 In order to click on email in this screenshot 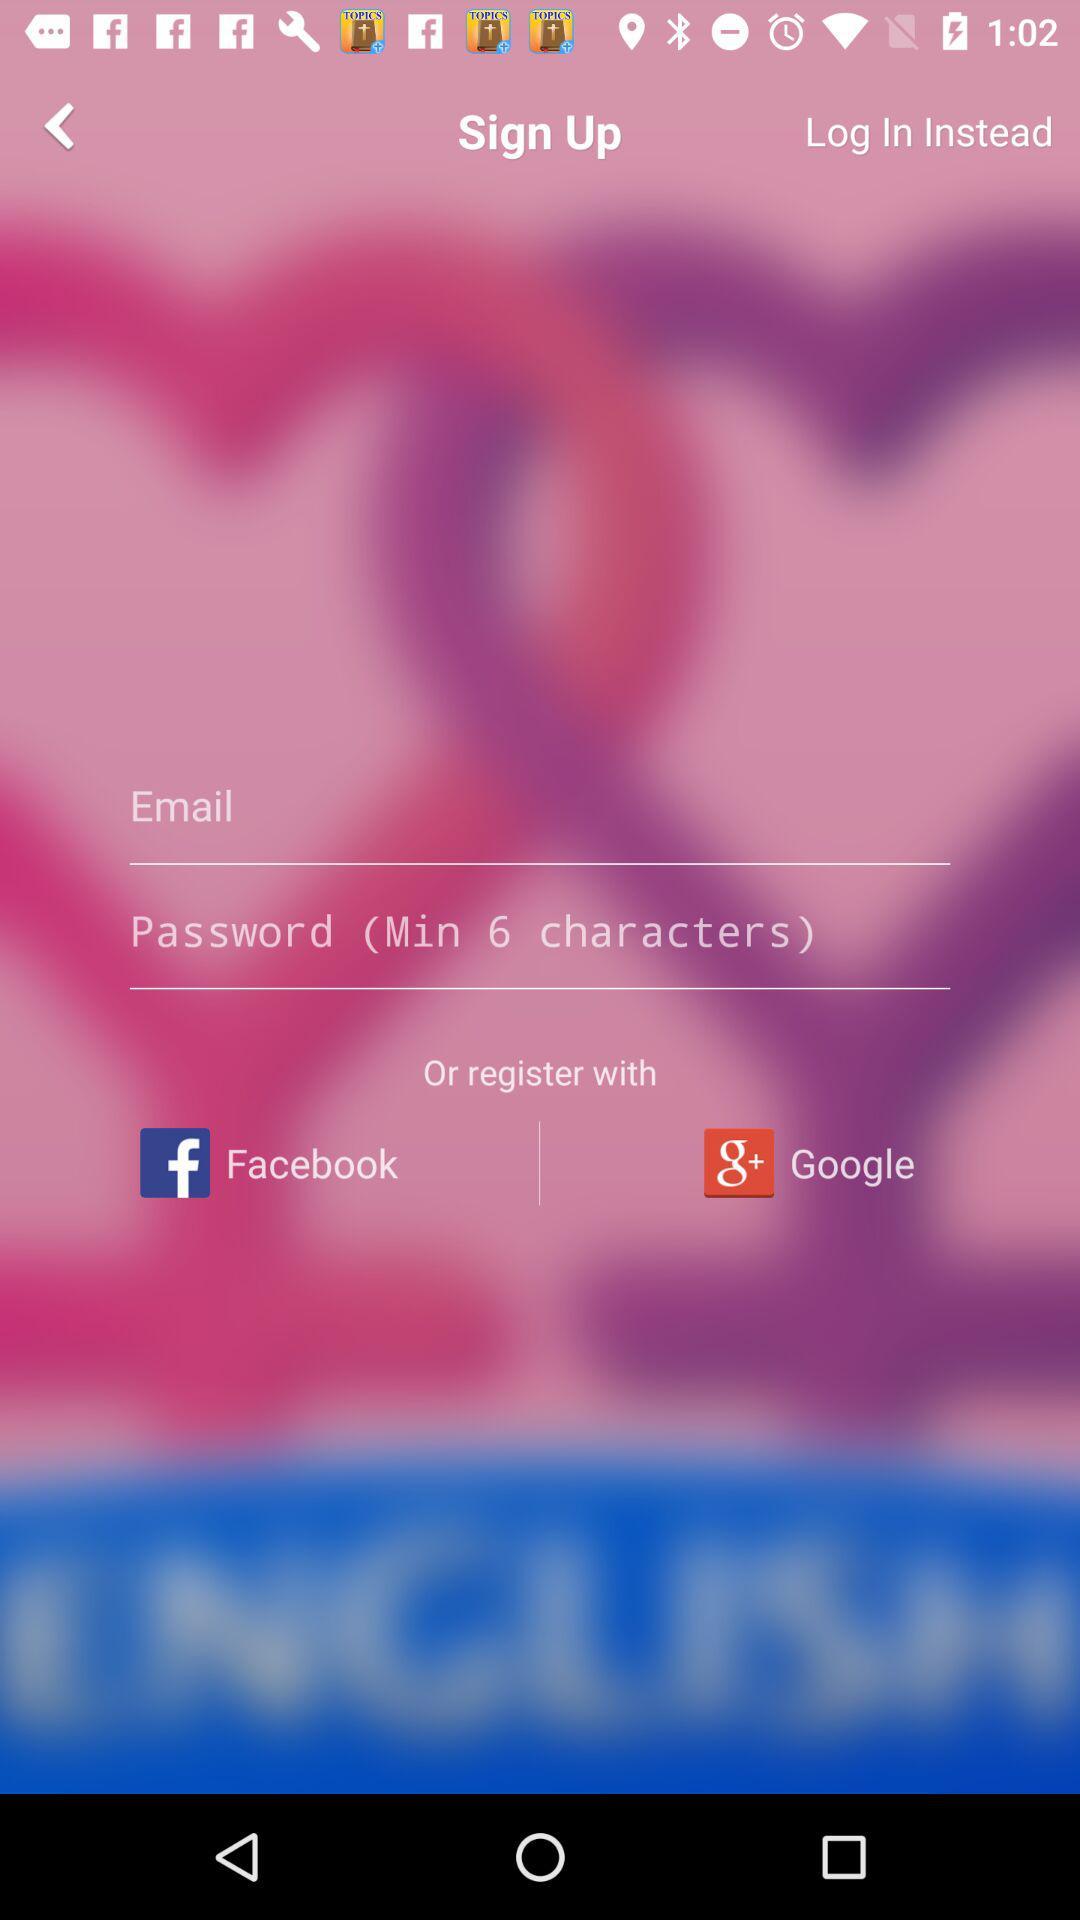, I will do `click(540, 805)`.